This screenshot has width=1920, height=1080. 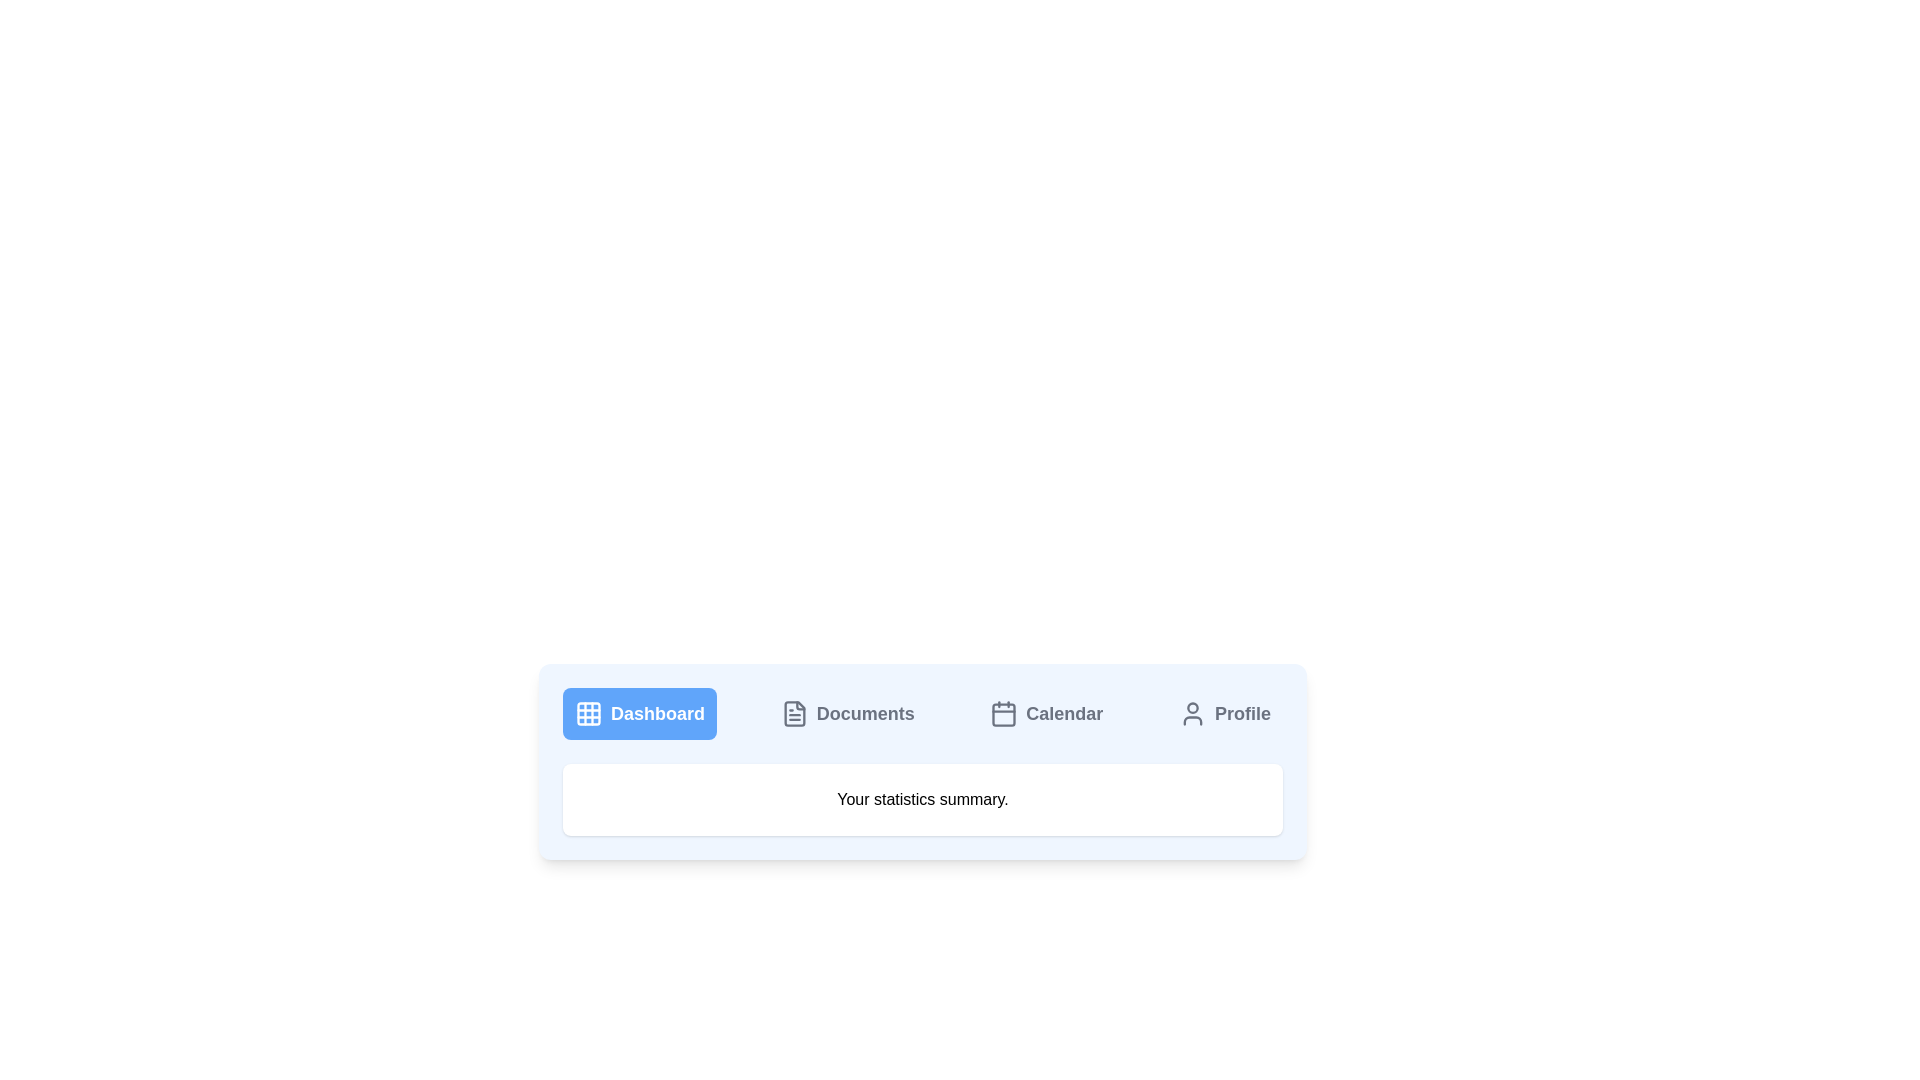 What do you see at coordinates (588, 712) in the screenshot?
I see `the grid item located in the top-left corner of the grid with rounded corners and a light background` at bounding box center [588, 712].